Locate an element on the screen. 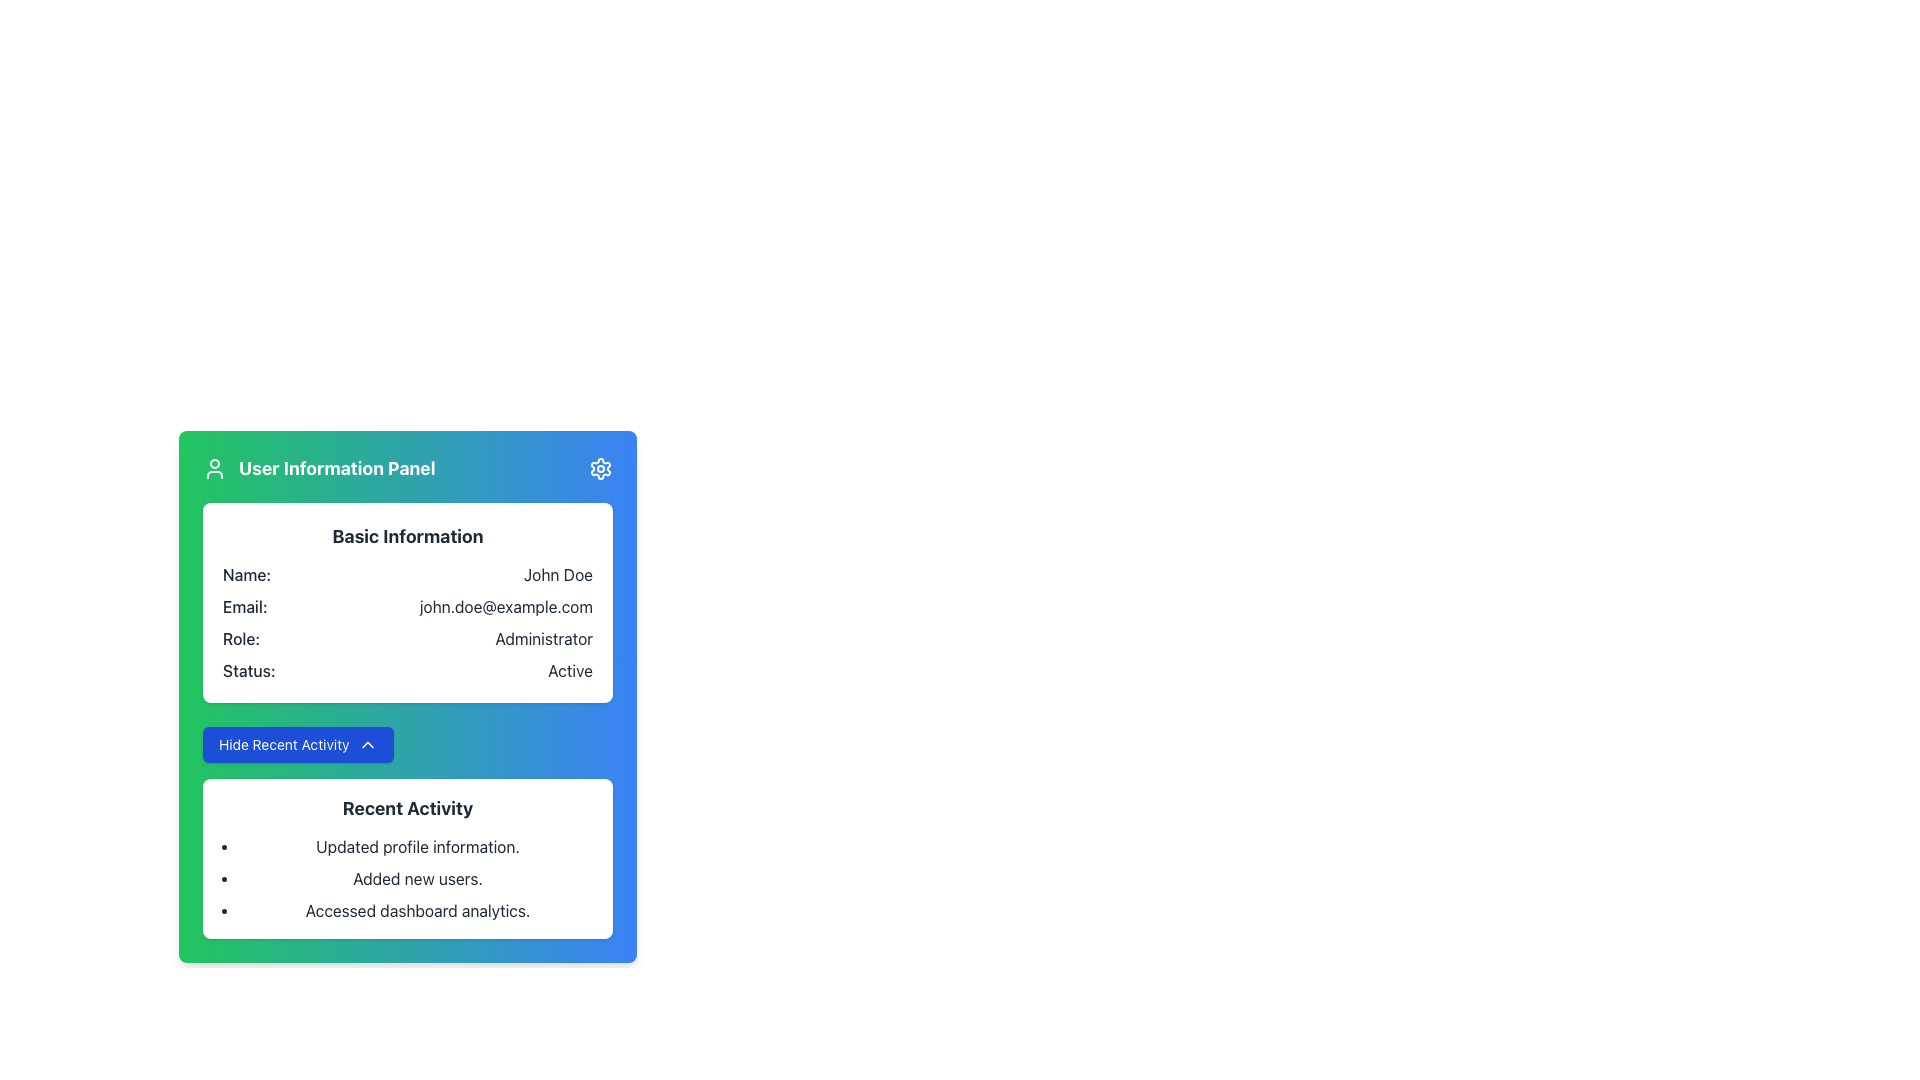 This screenshot has width=1920, height=1080. text item conveying user activity related to updating profile information, which is the first item in the vertical list under the 'Recent Activity' section is located at coordinates (416, 847).